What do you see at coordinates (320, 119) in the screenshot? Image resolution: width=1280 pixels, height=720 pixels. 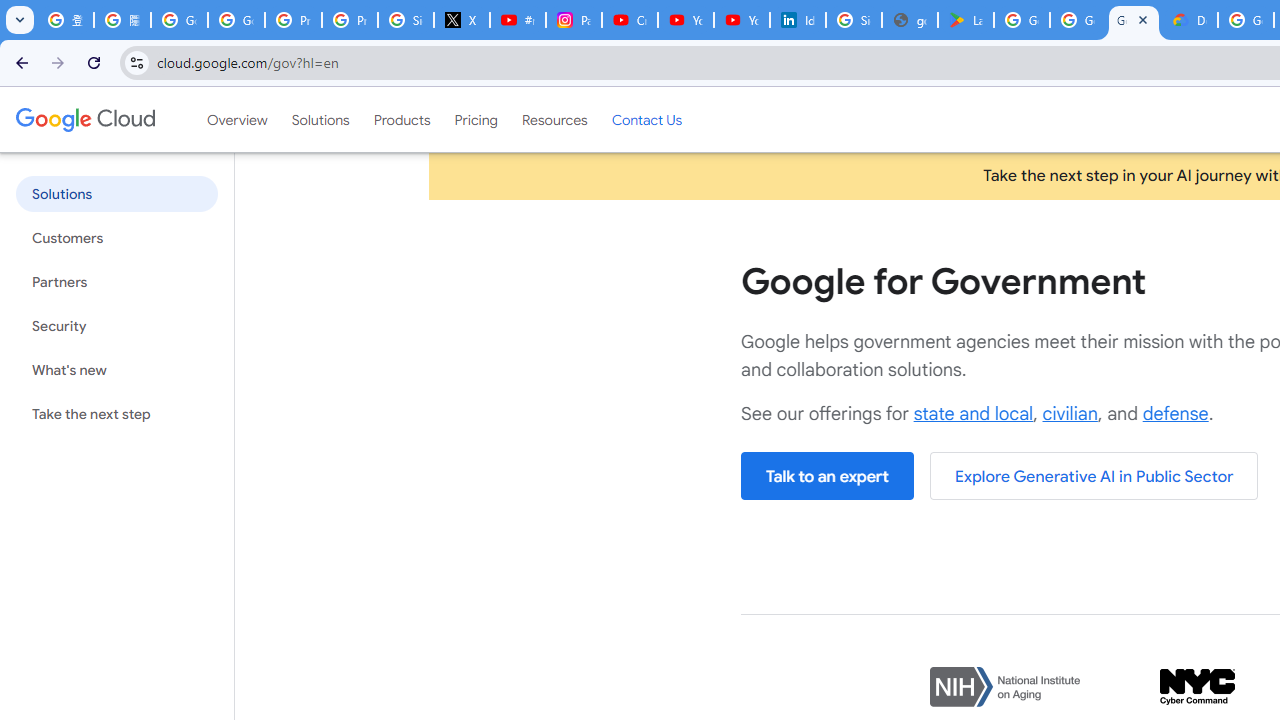 I see `'Solutions'` at bounding box center [320, 119].